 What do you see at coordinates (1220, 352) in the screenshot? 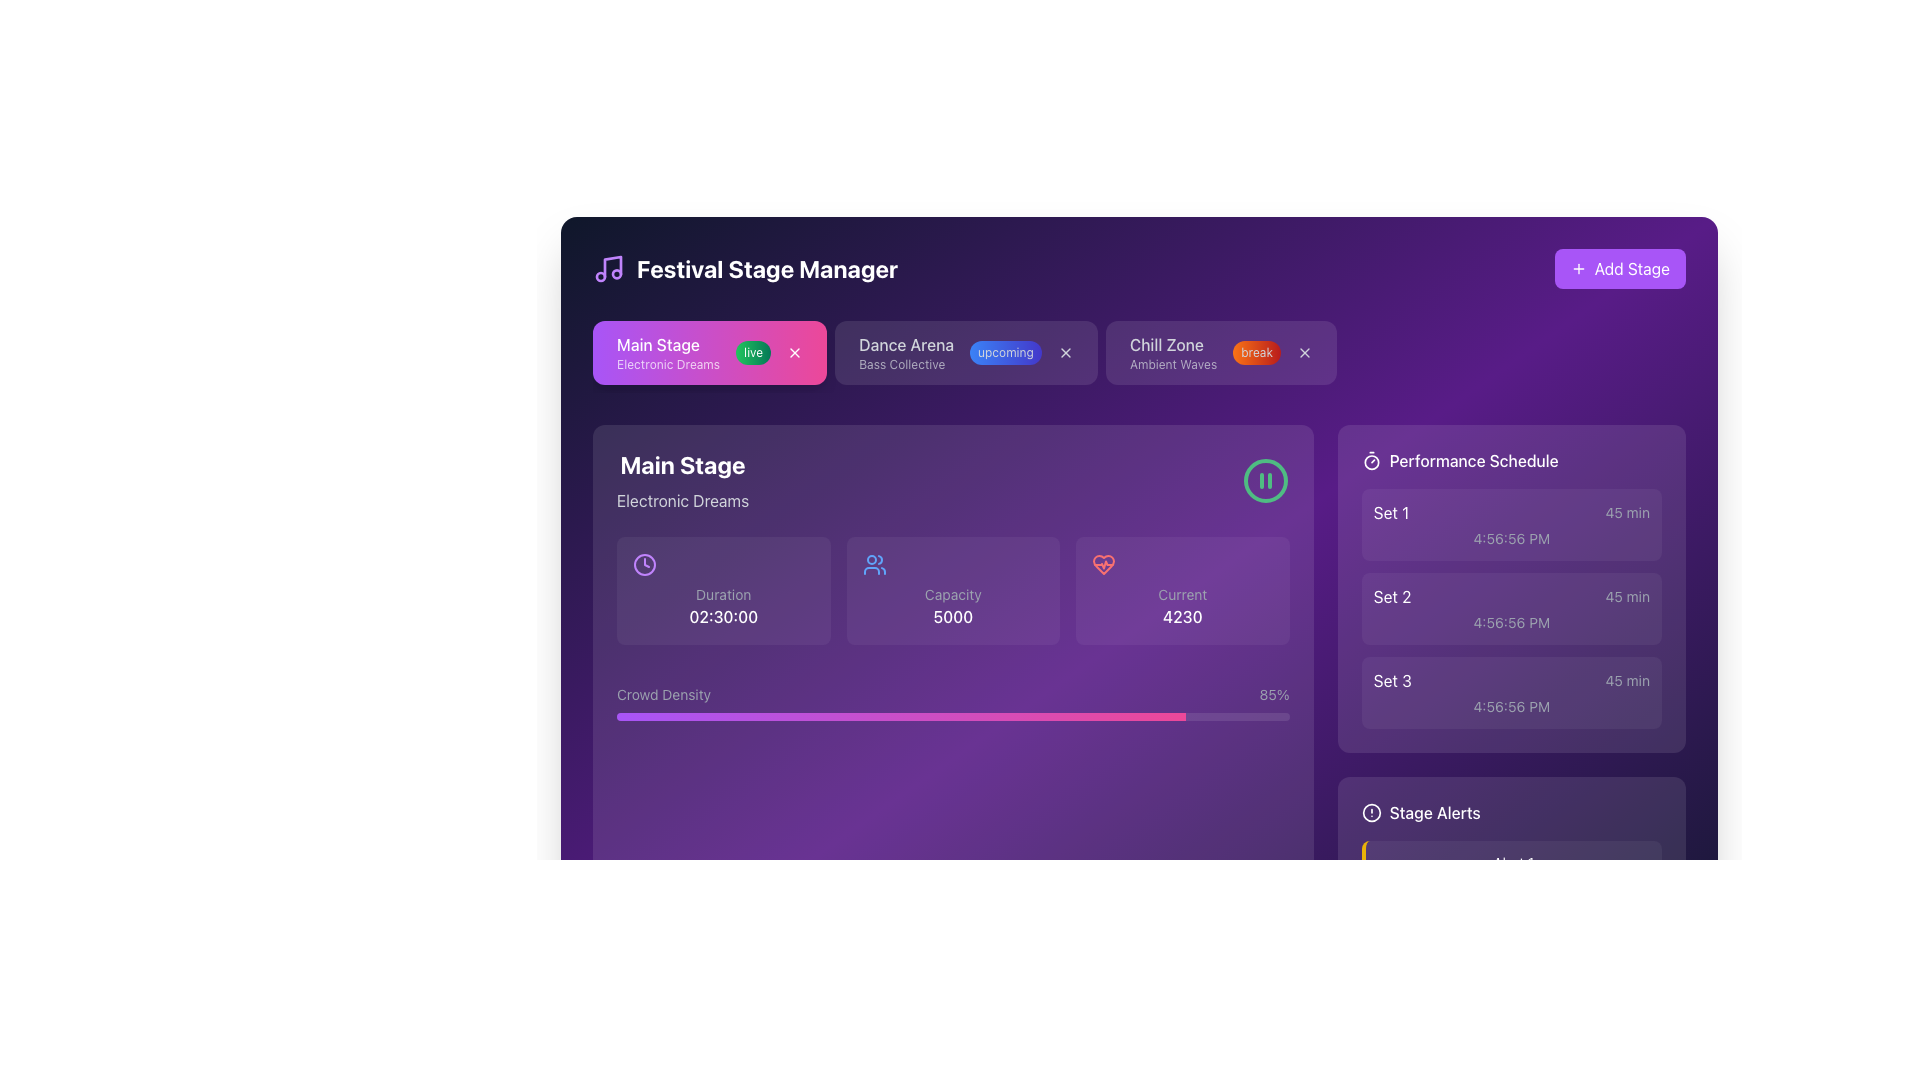
I see `the status button labeled 'break' within the 'Chill Zone' tab located in the header section of the interface` at bounding box center [1220, 352].